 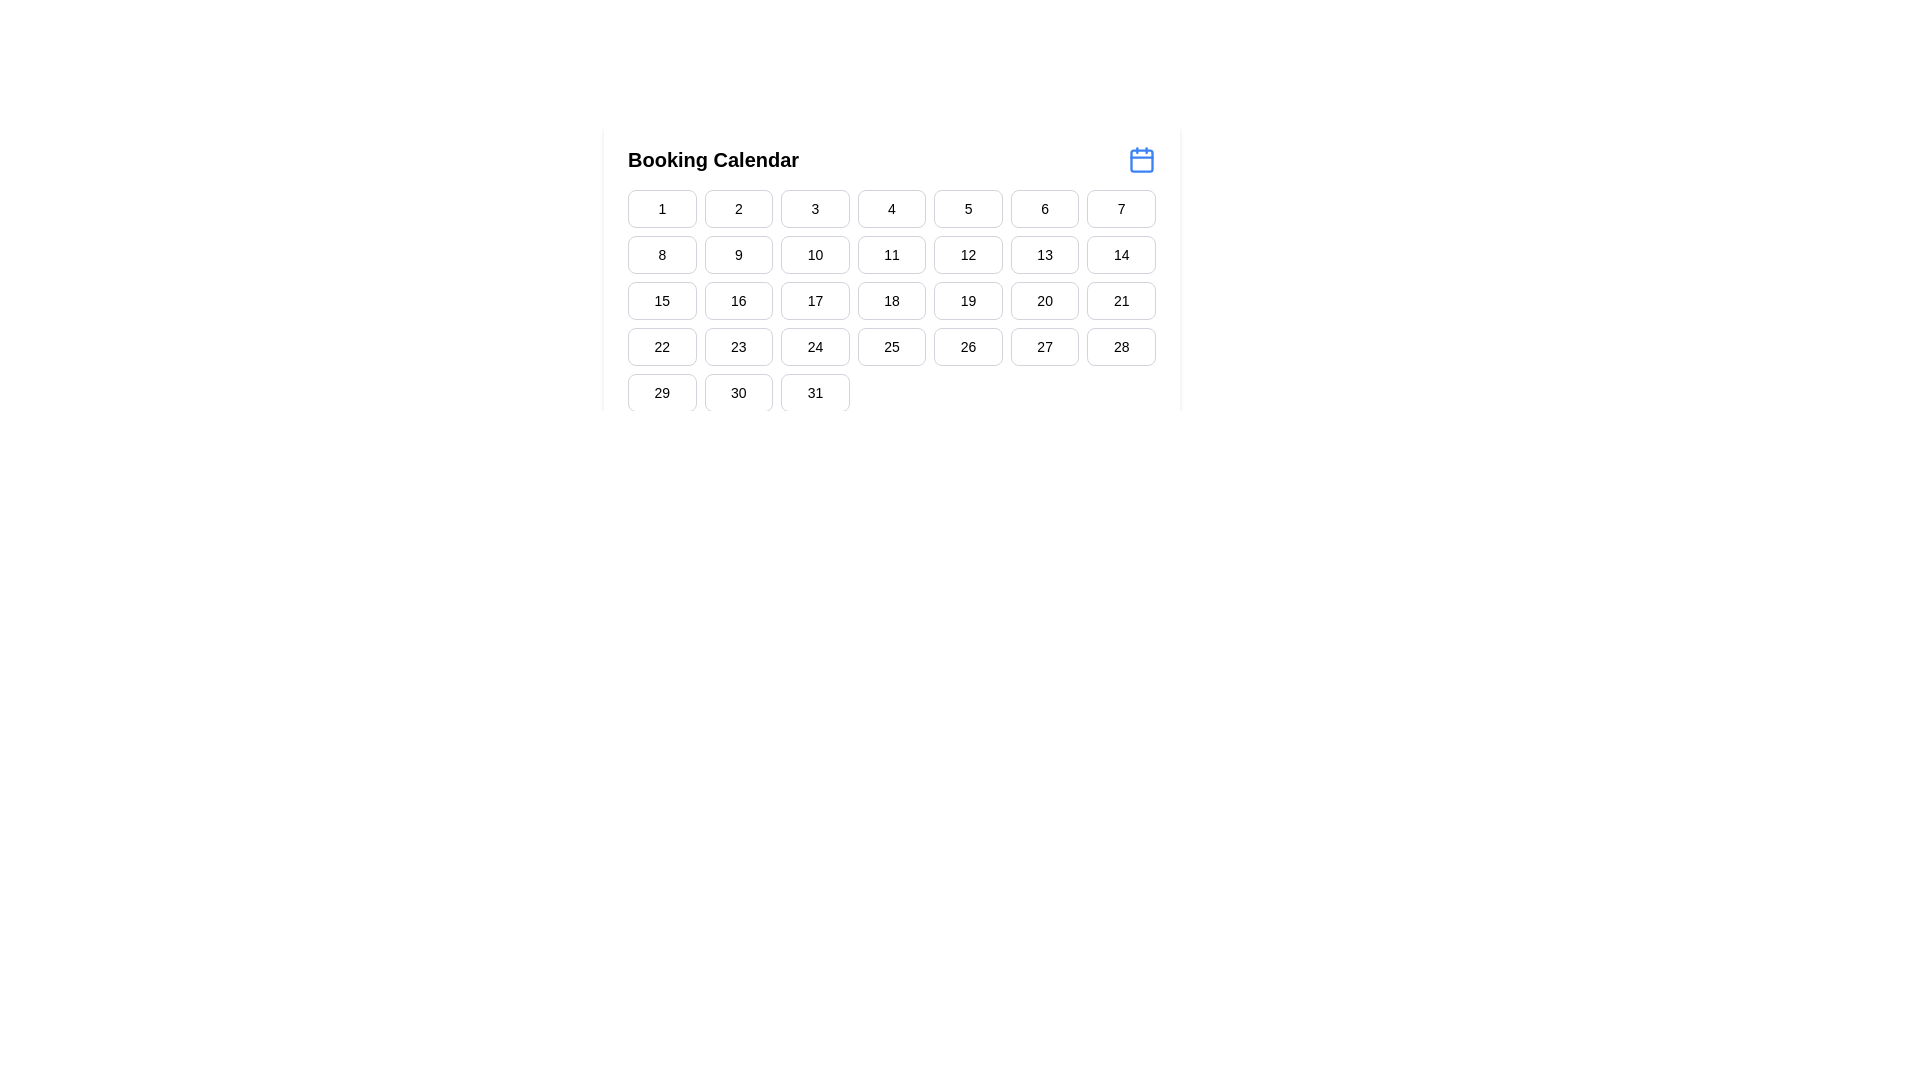 I want to click on the button labeled '23' in the calendar component, so click(x=737, y=346).